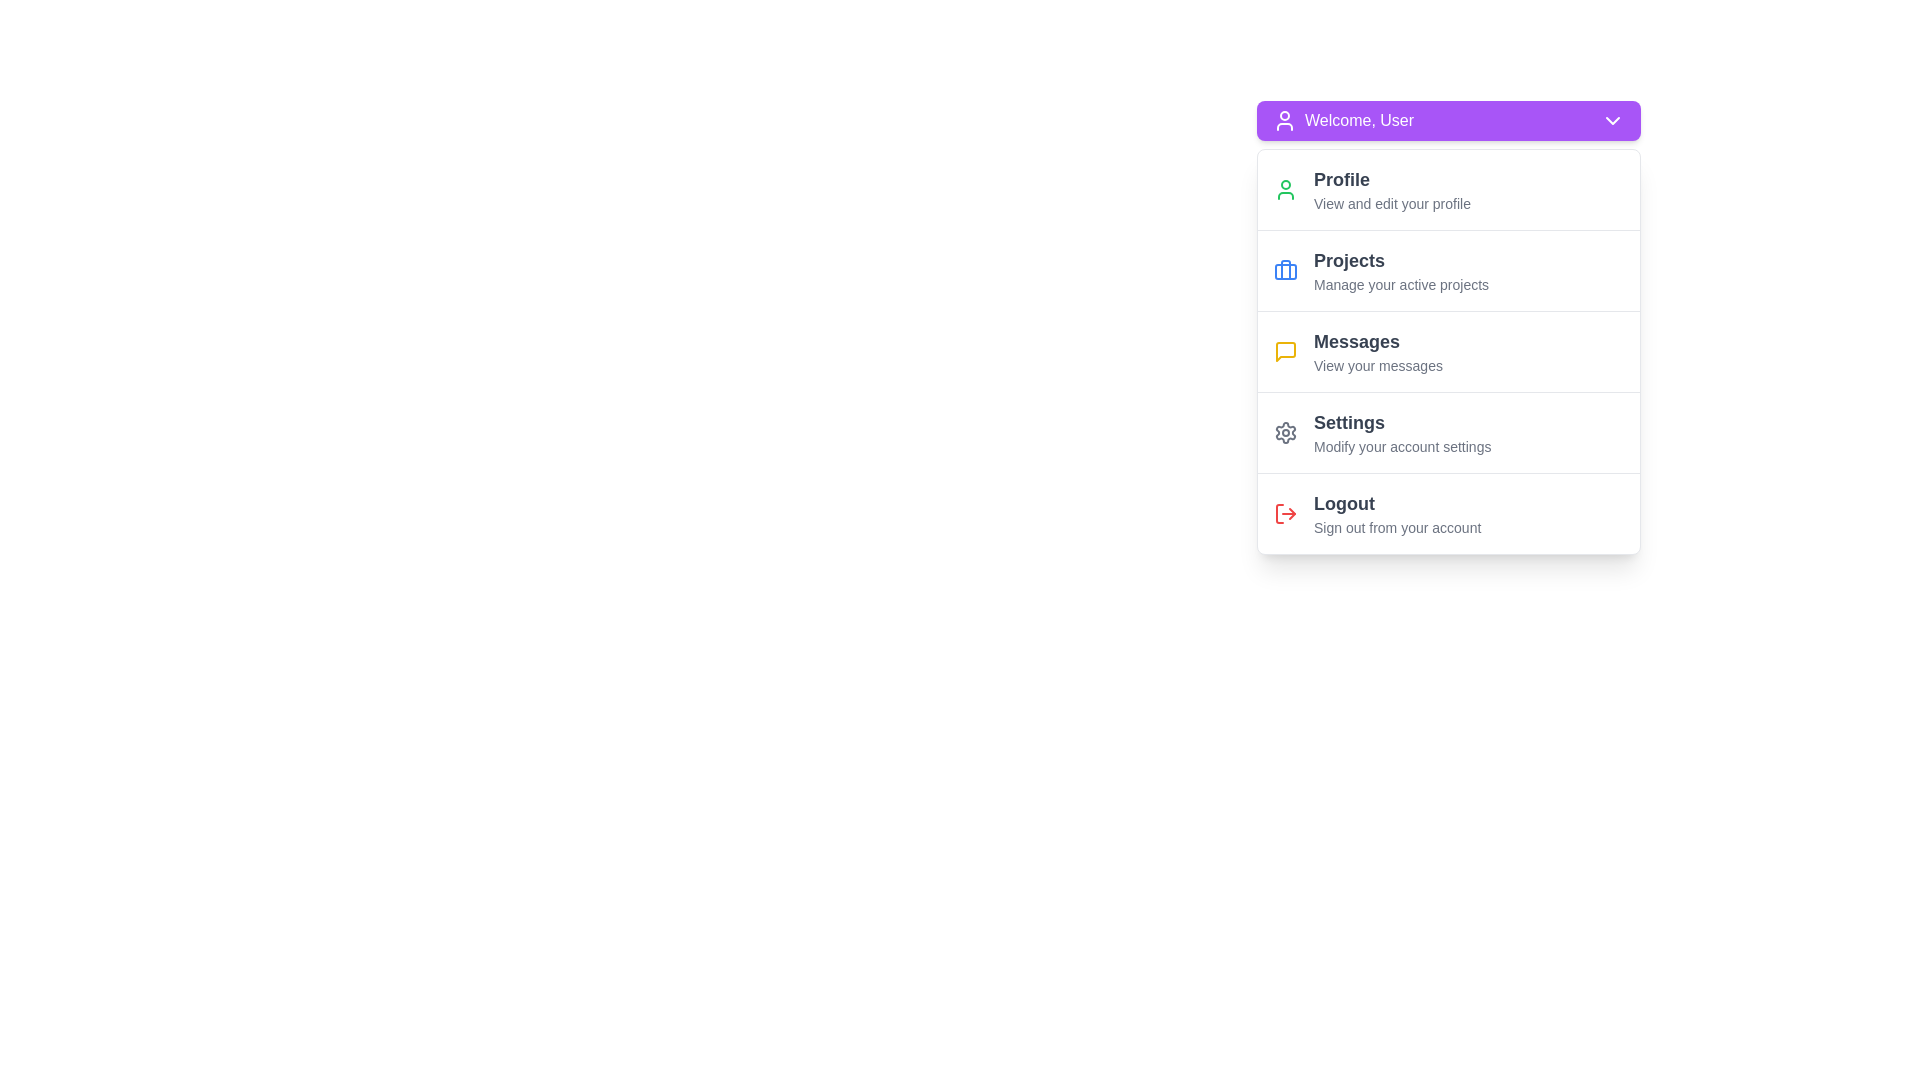 The height and width of the screenshot is (1080, 1920). I want to click on the small yellow speech bubble icon located next to the text 'Messages' in the third row of the vertical menu, so click(1286, 350).